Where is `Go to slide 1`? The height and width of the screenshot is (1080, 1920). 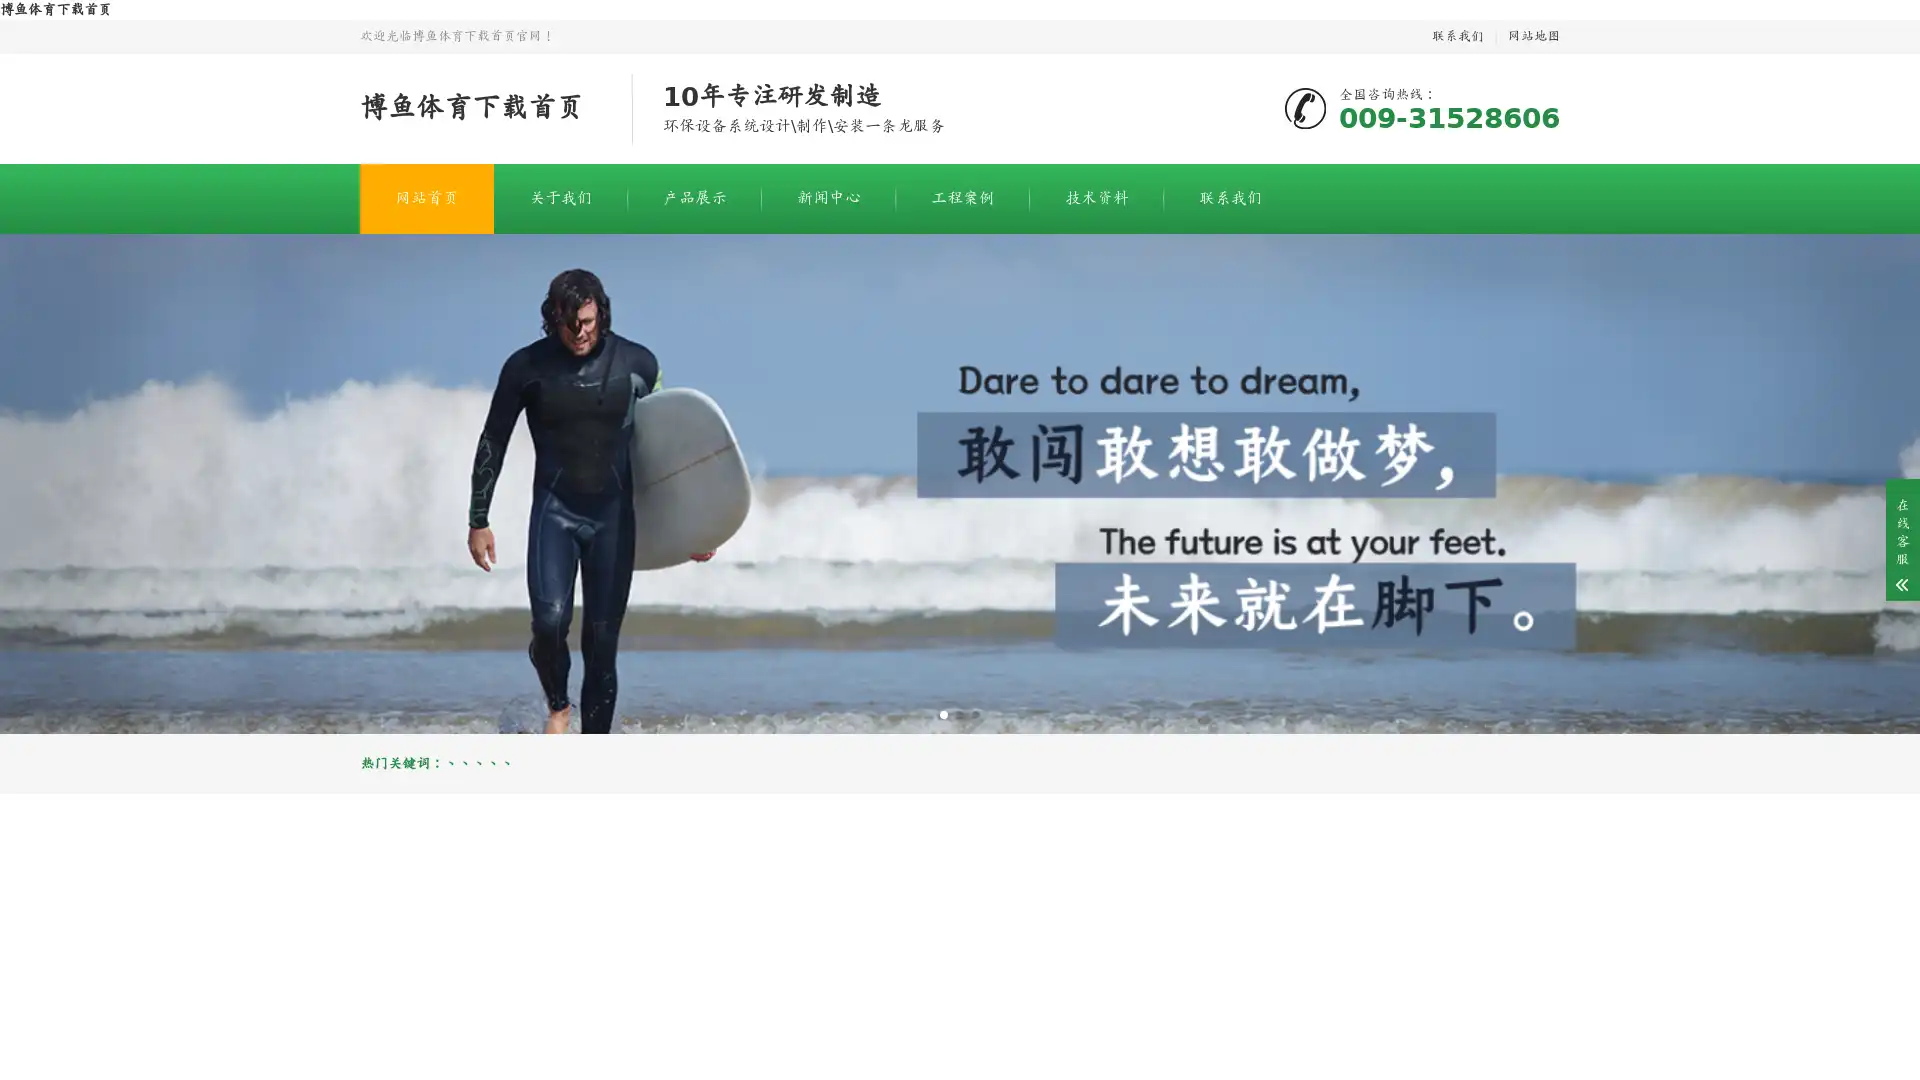
Go to slide 1 is located at coordinates (943, 713).